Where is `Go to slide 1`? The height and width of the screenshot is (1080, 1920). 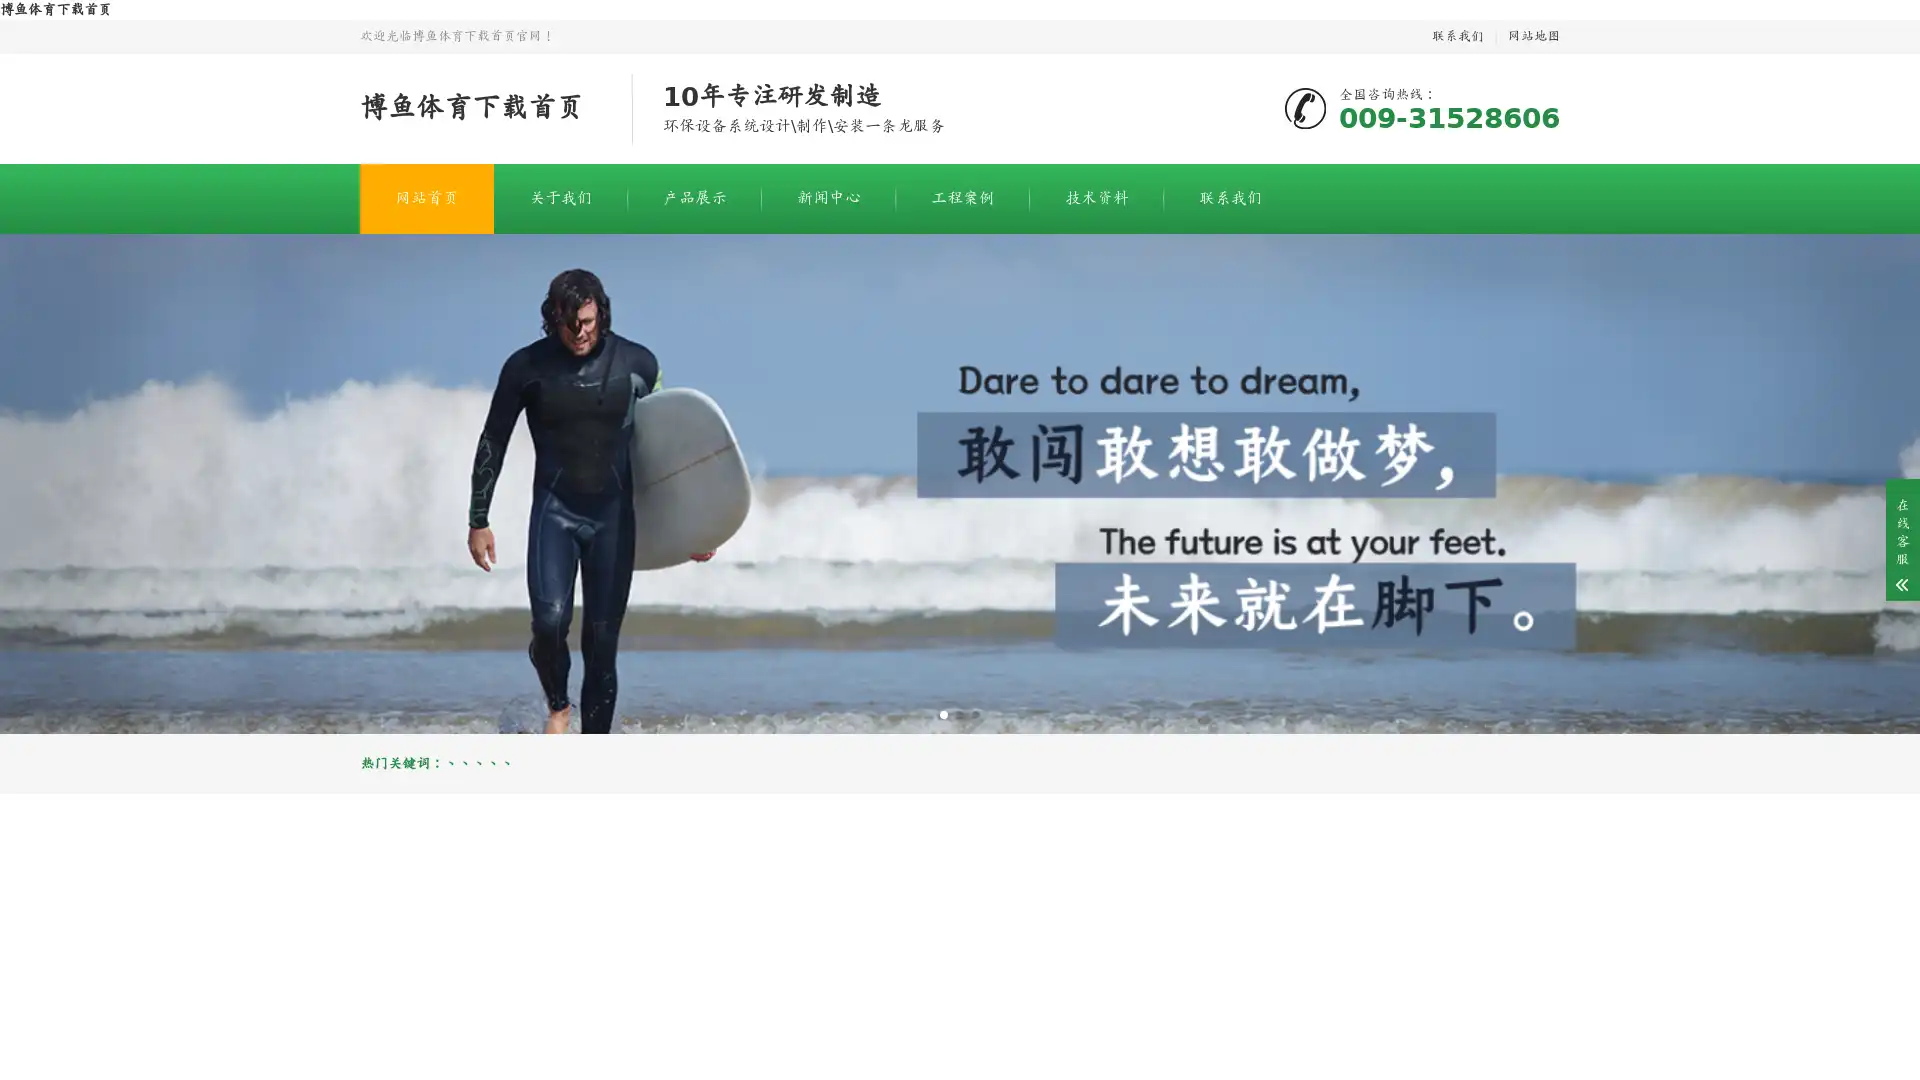
Go to slide 1 is located at coordinates (943, 713).